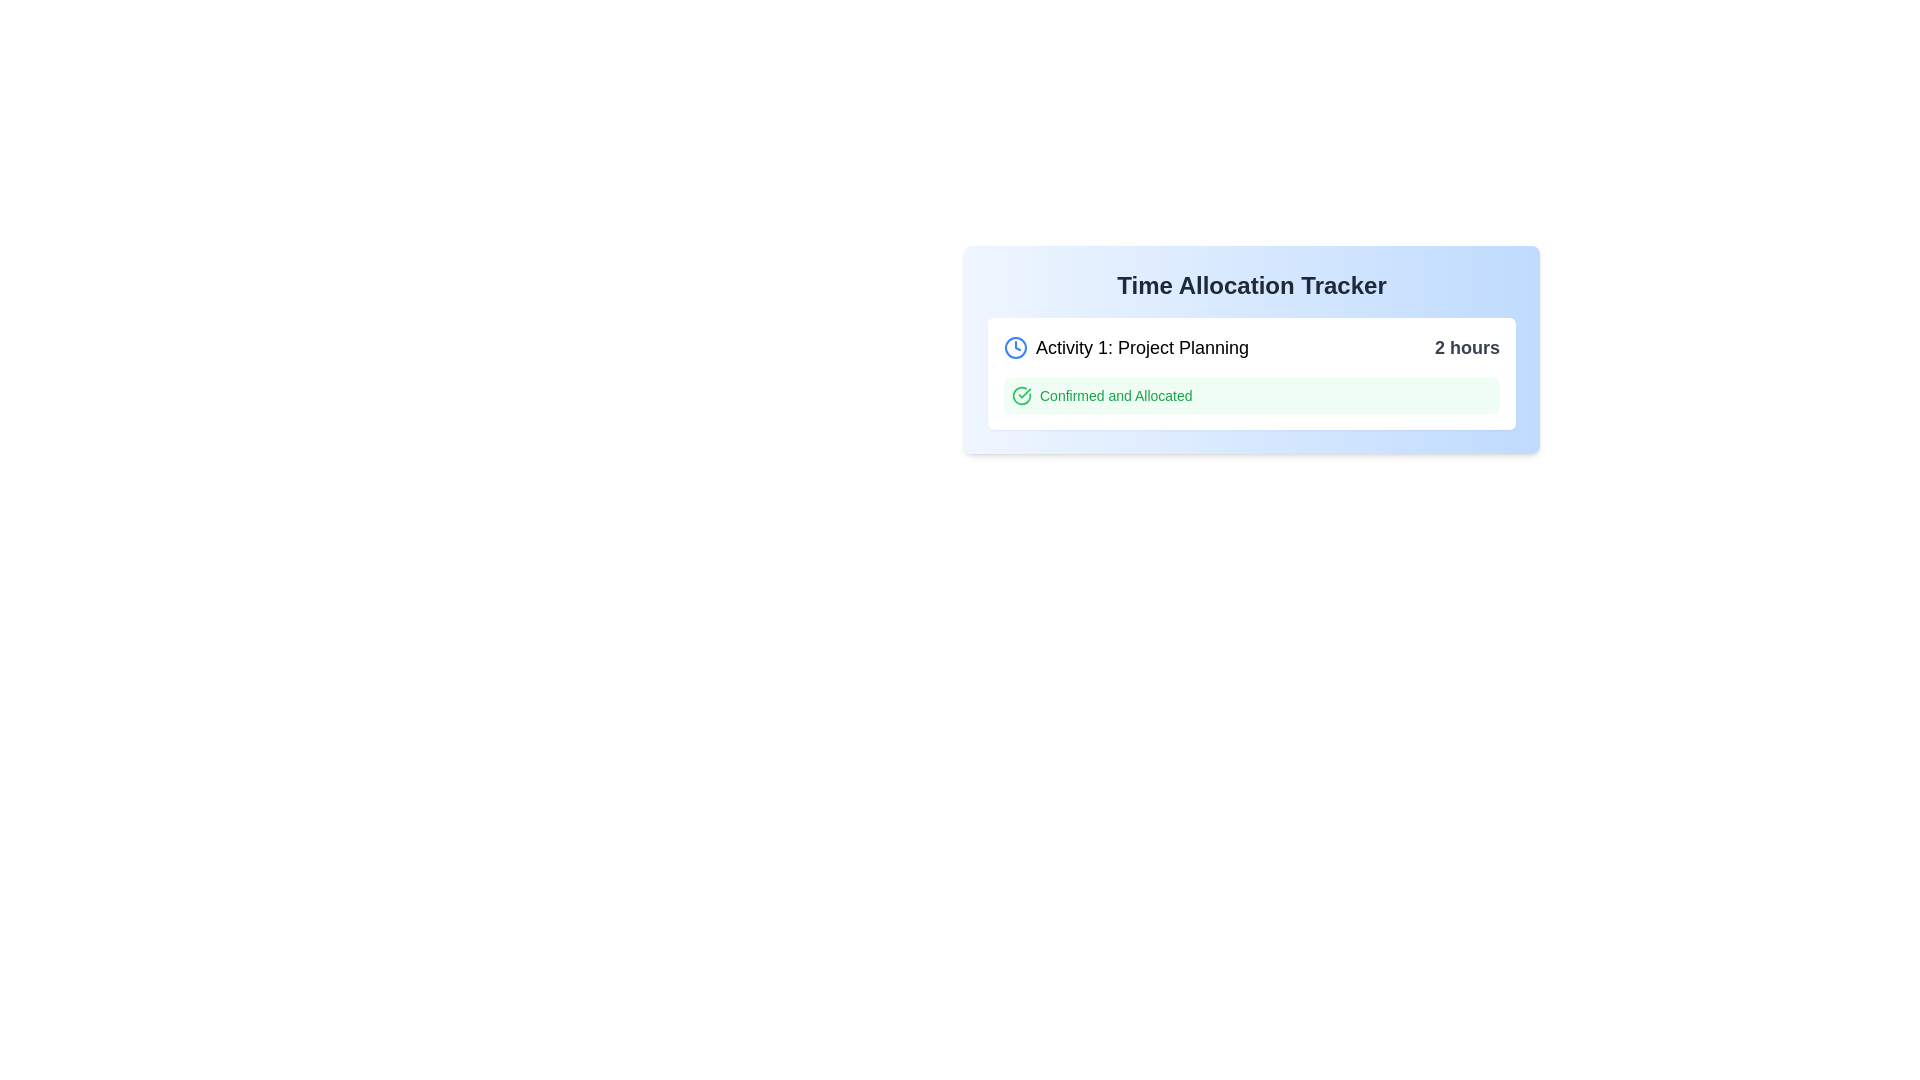  Describe the element at coordinates (1022, 396) in the screenshot. I see `the status icon indicating 'Confirmed and Allocated'` at that location.